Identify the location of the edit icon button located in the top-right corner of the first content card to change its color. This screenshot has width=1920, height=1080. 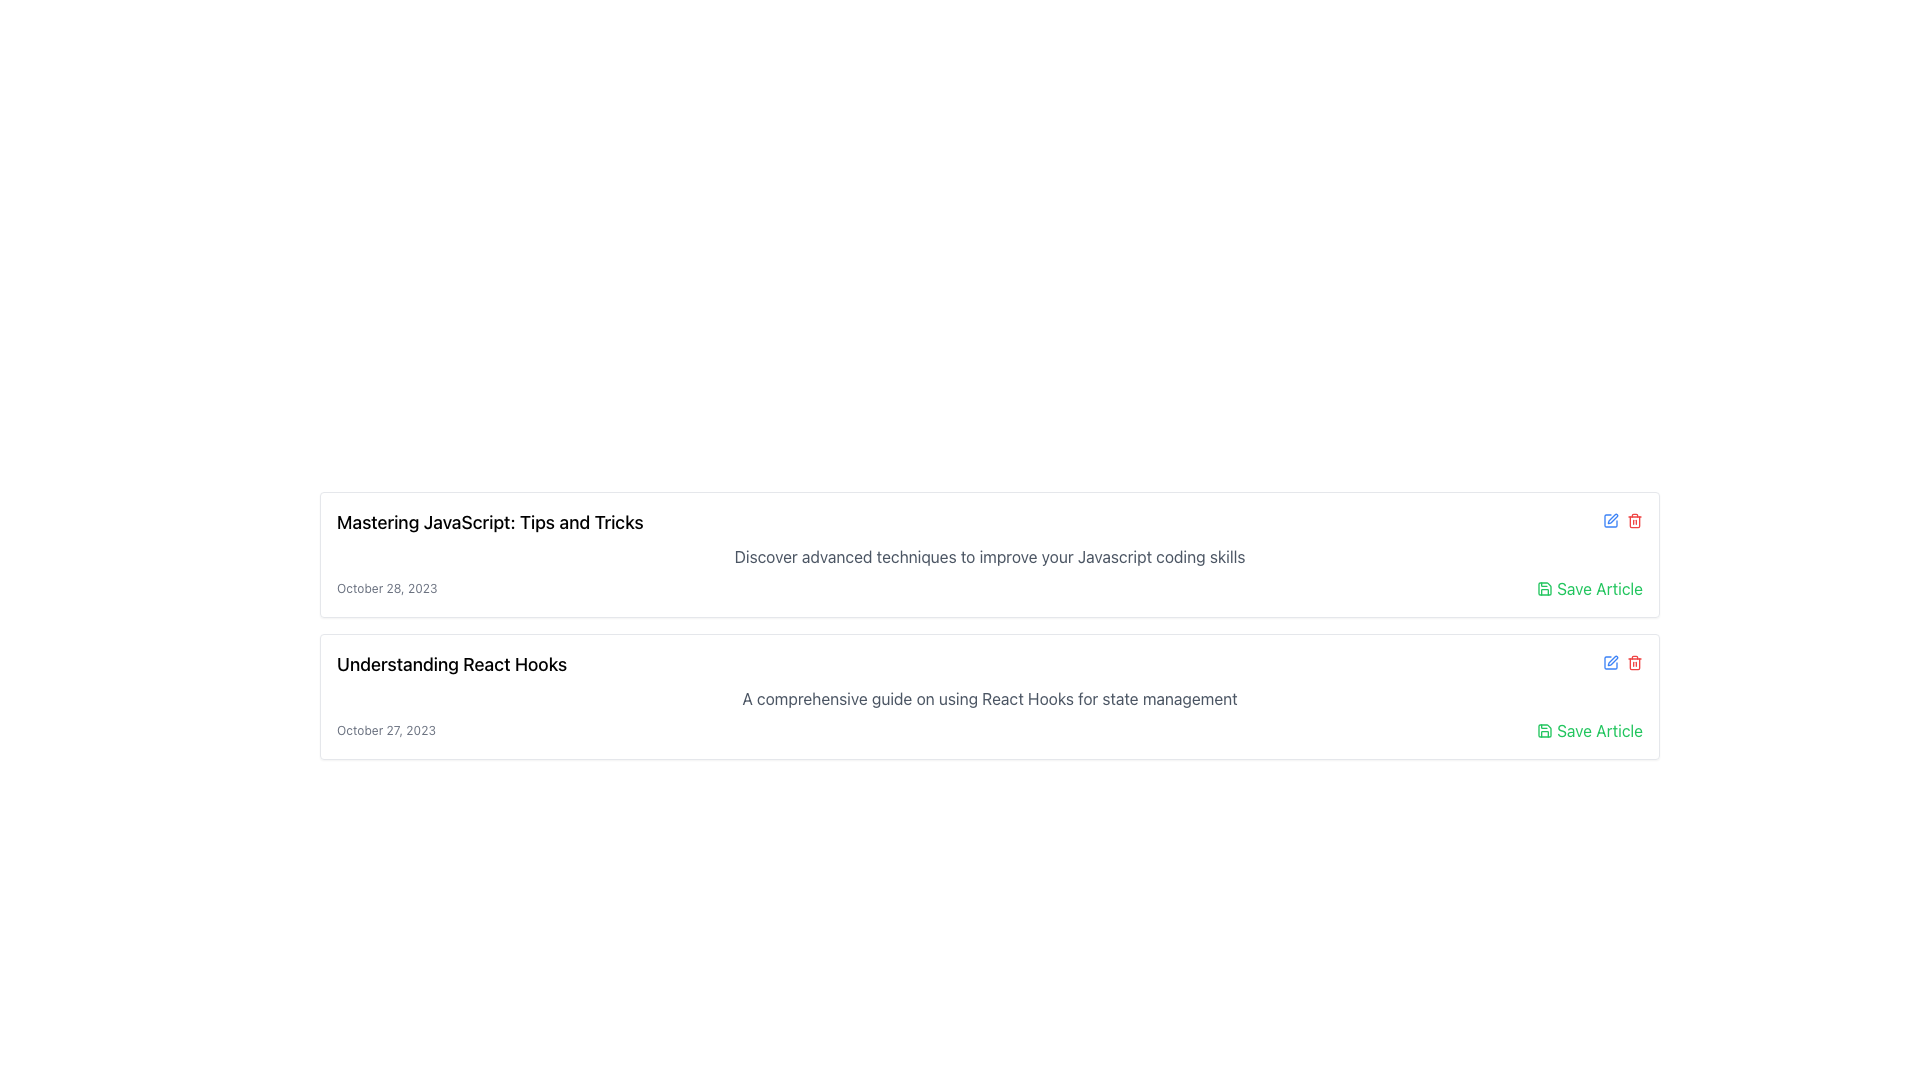
(1611, 519).